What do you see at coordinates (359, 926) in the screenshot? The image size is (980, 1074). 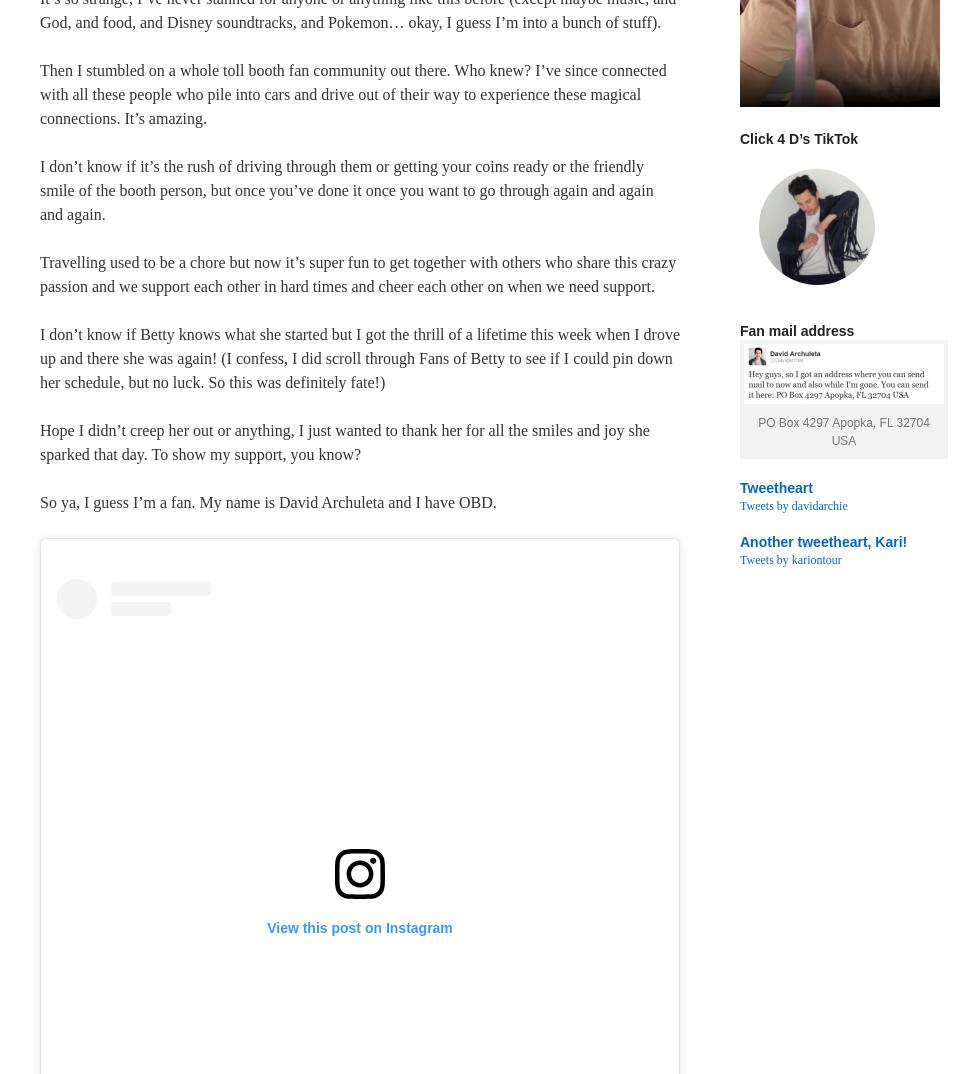 I see `'View this post on Instagram'` at bounding box center [359, 926].